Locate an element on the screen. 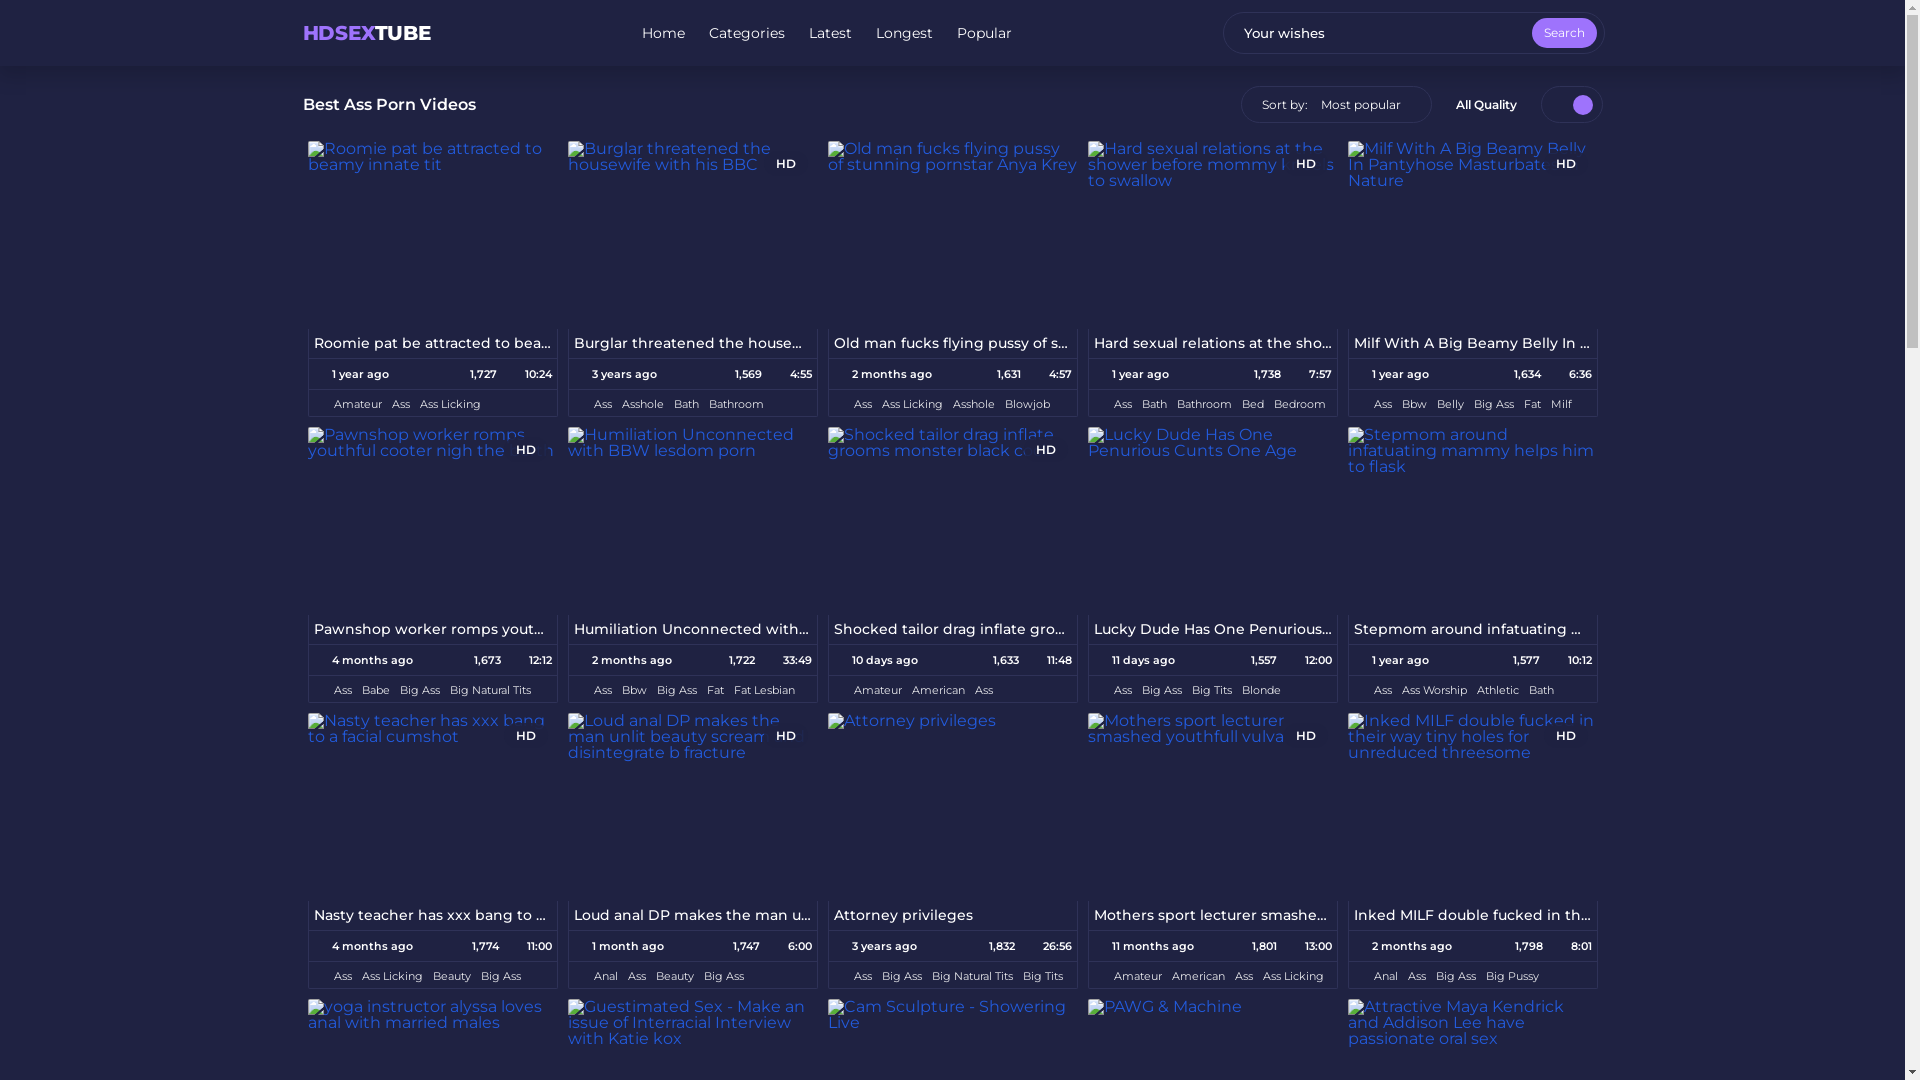 Image resolution: width=1920 pixels, height=1080 pixels. 'Athletic' is located at coordinates (1497, 689).